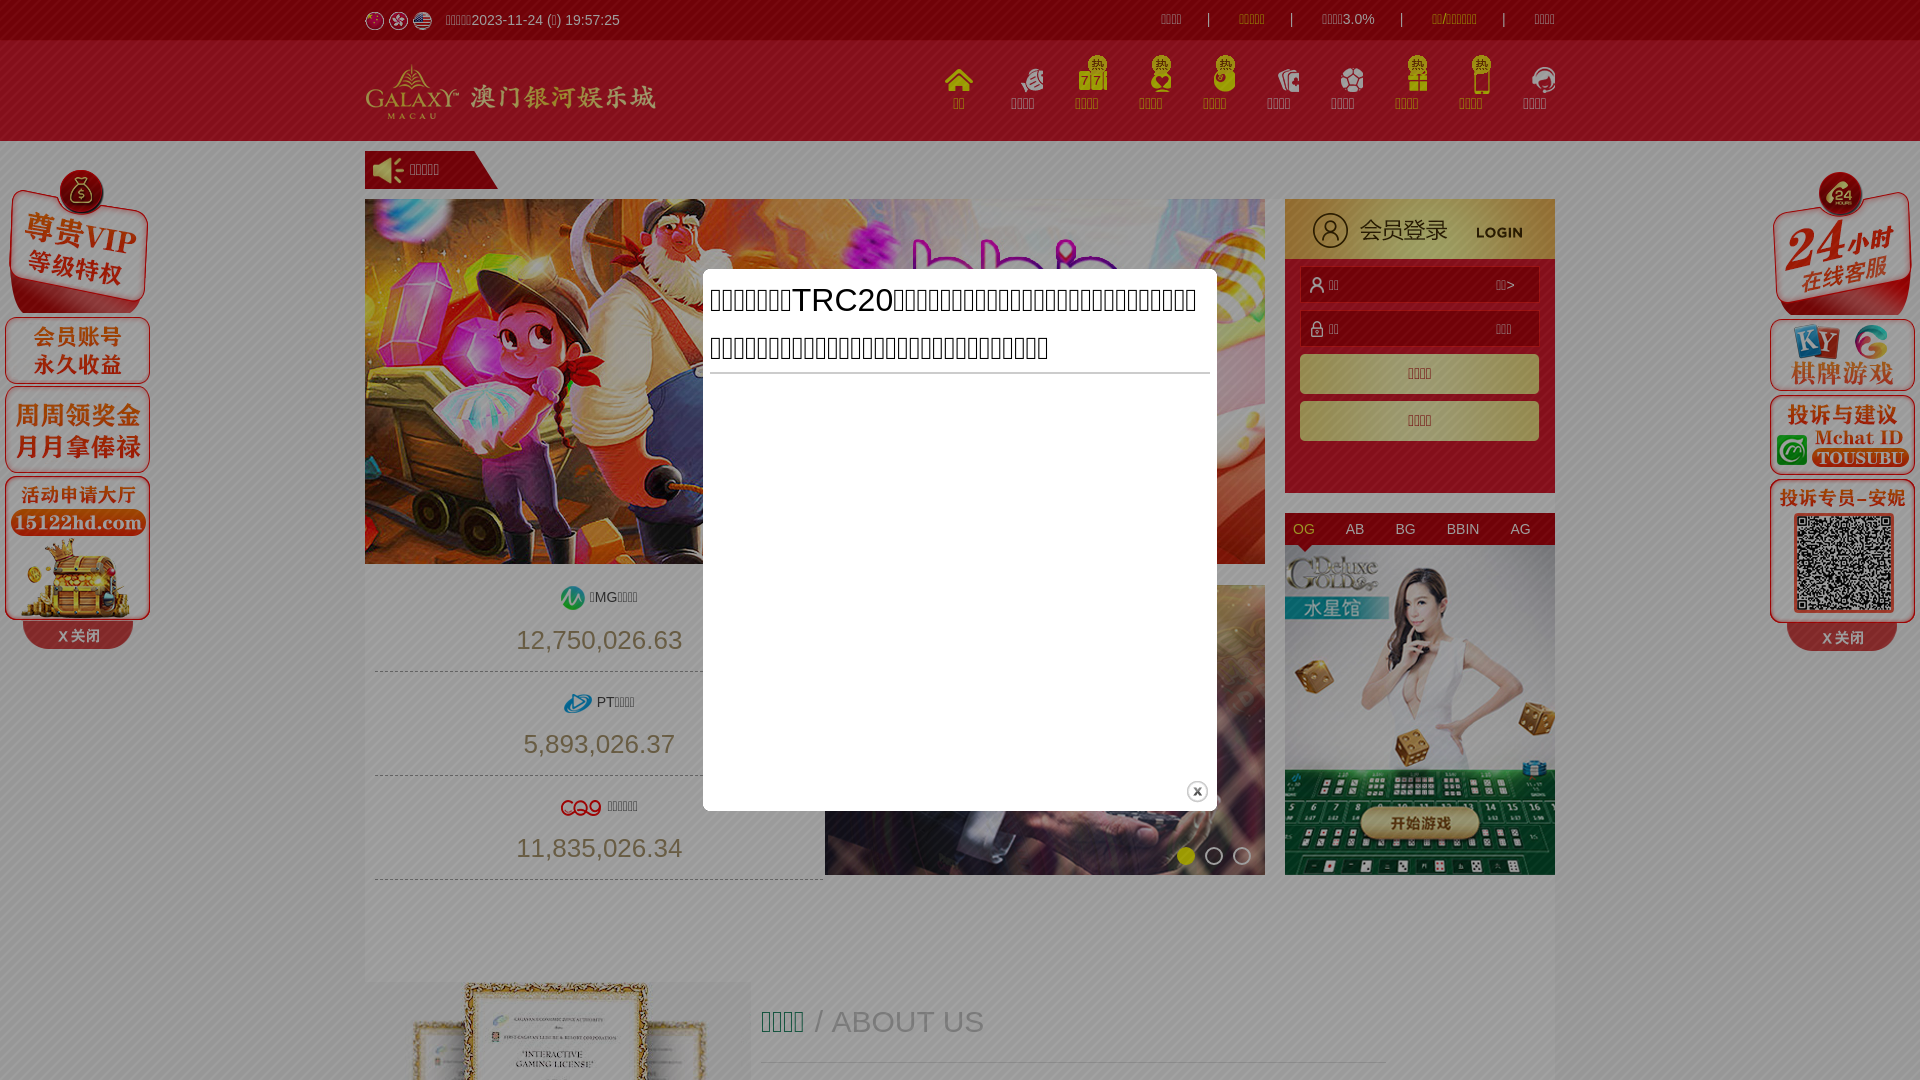 Image resolution: width=1920 pixels, height=1080 pixels. I want to click on 'BG', so click(1404, 527).